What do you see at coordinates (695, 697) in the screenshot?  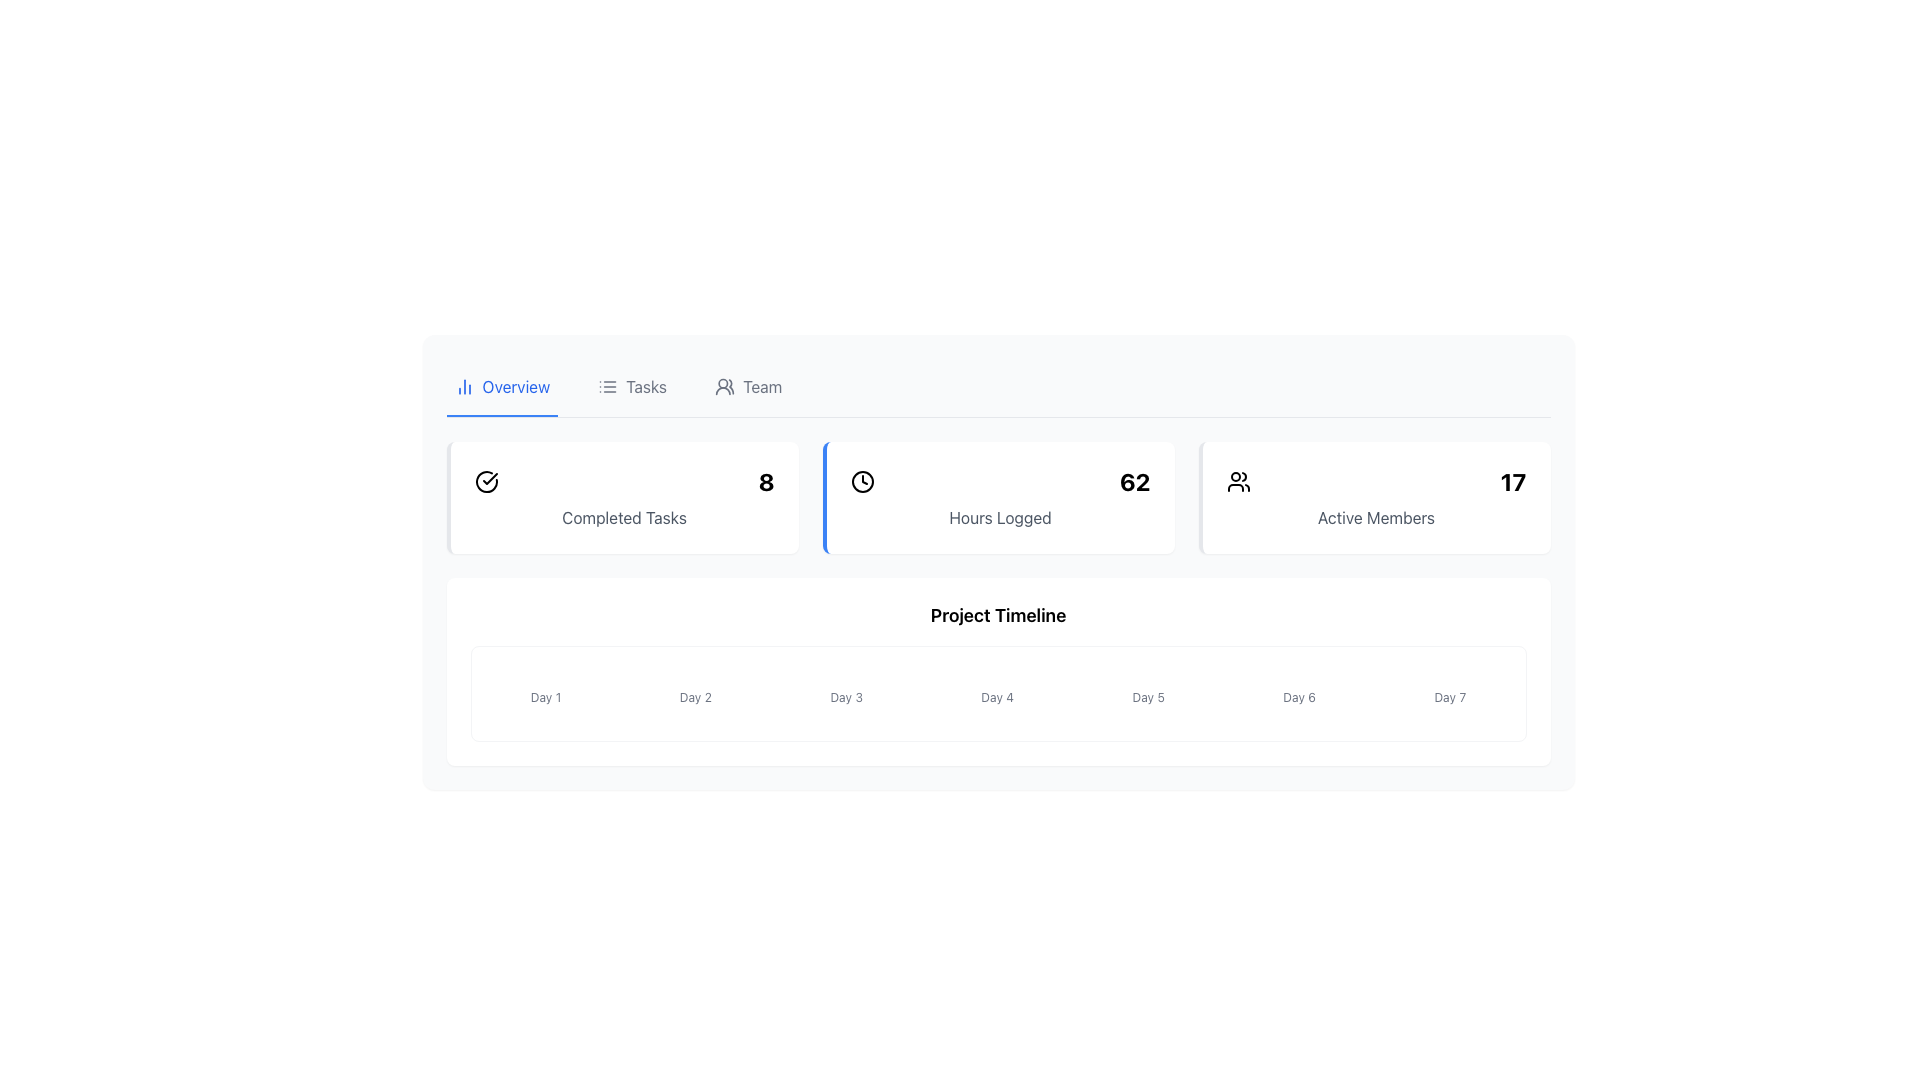 I see `the text label representing 'Day 2', which is located in the center of the 'Project Timeline' panel beneath a rounded vertical bar` at bounding box center [695, 697].